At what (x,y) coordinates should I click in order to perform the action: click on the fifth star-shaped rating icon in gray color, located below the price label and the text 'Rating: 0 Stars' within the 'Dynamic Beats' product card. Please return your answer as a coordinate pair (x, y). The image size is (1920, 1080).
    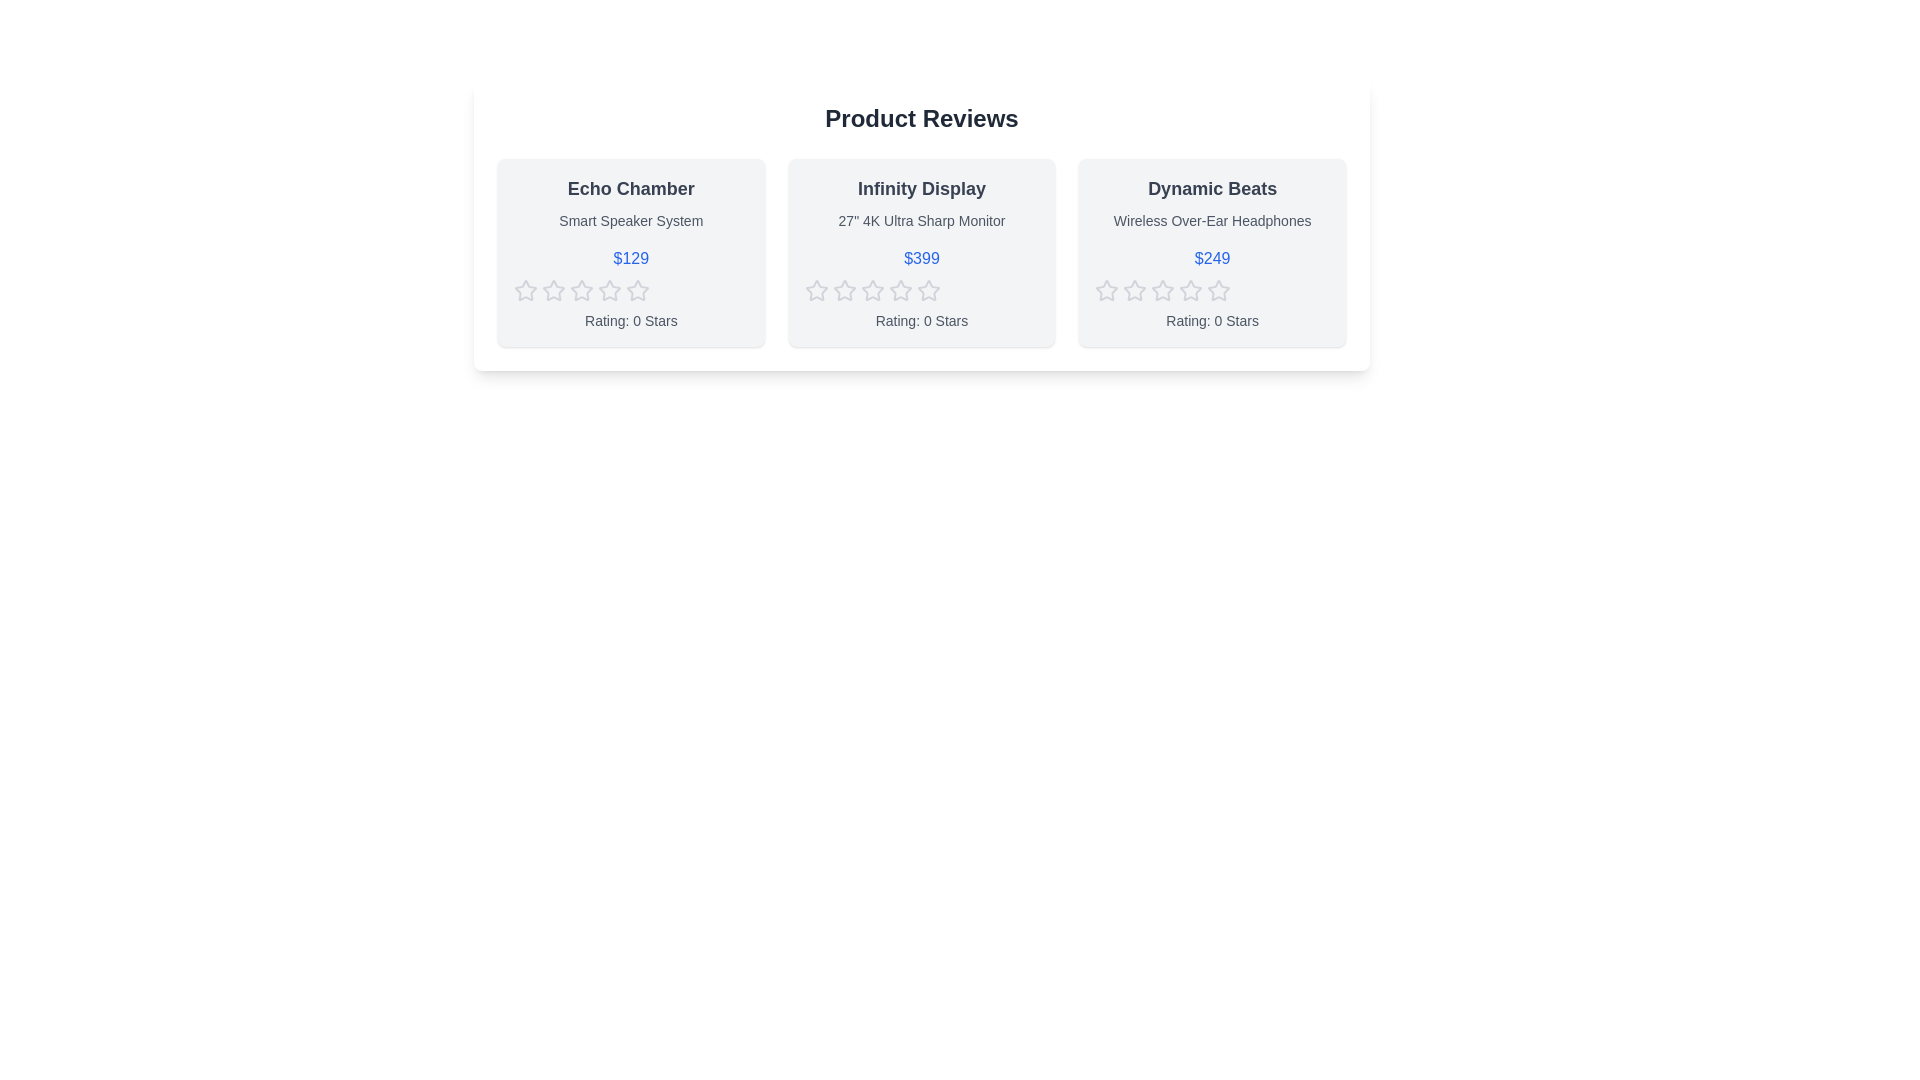
    Looking at the image, I should click on (1218, 290).